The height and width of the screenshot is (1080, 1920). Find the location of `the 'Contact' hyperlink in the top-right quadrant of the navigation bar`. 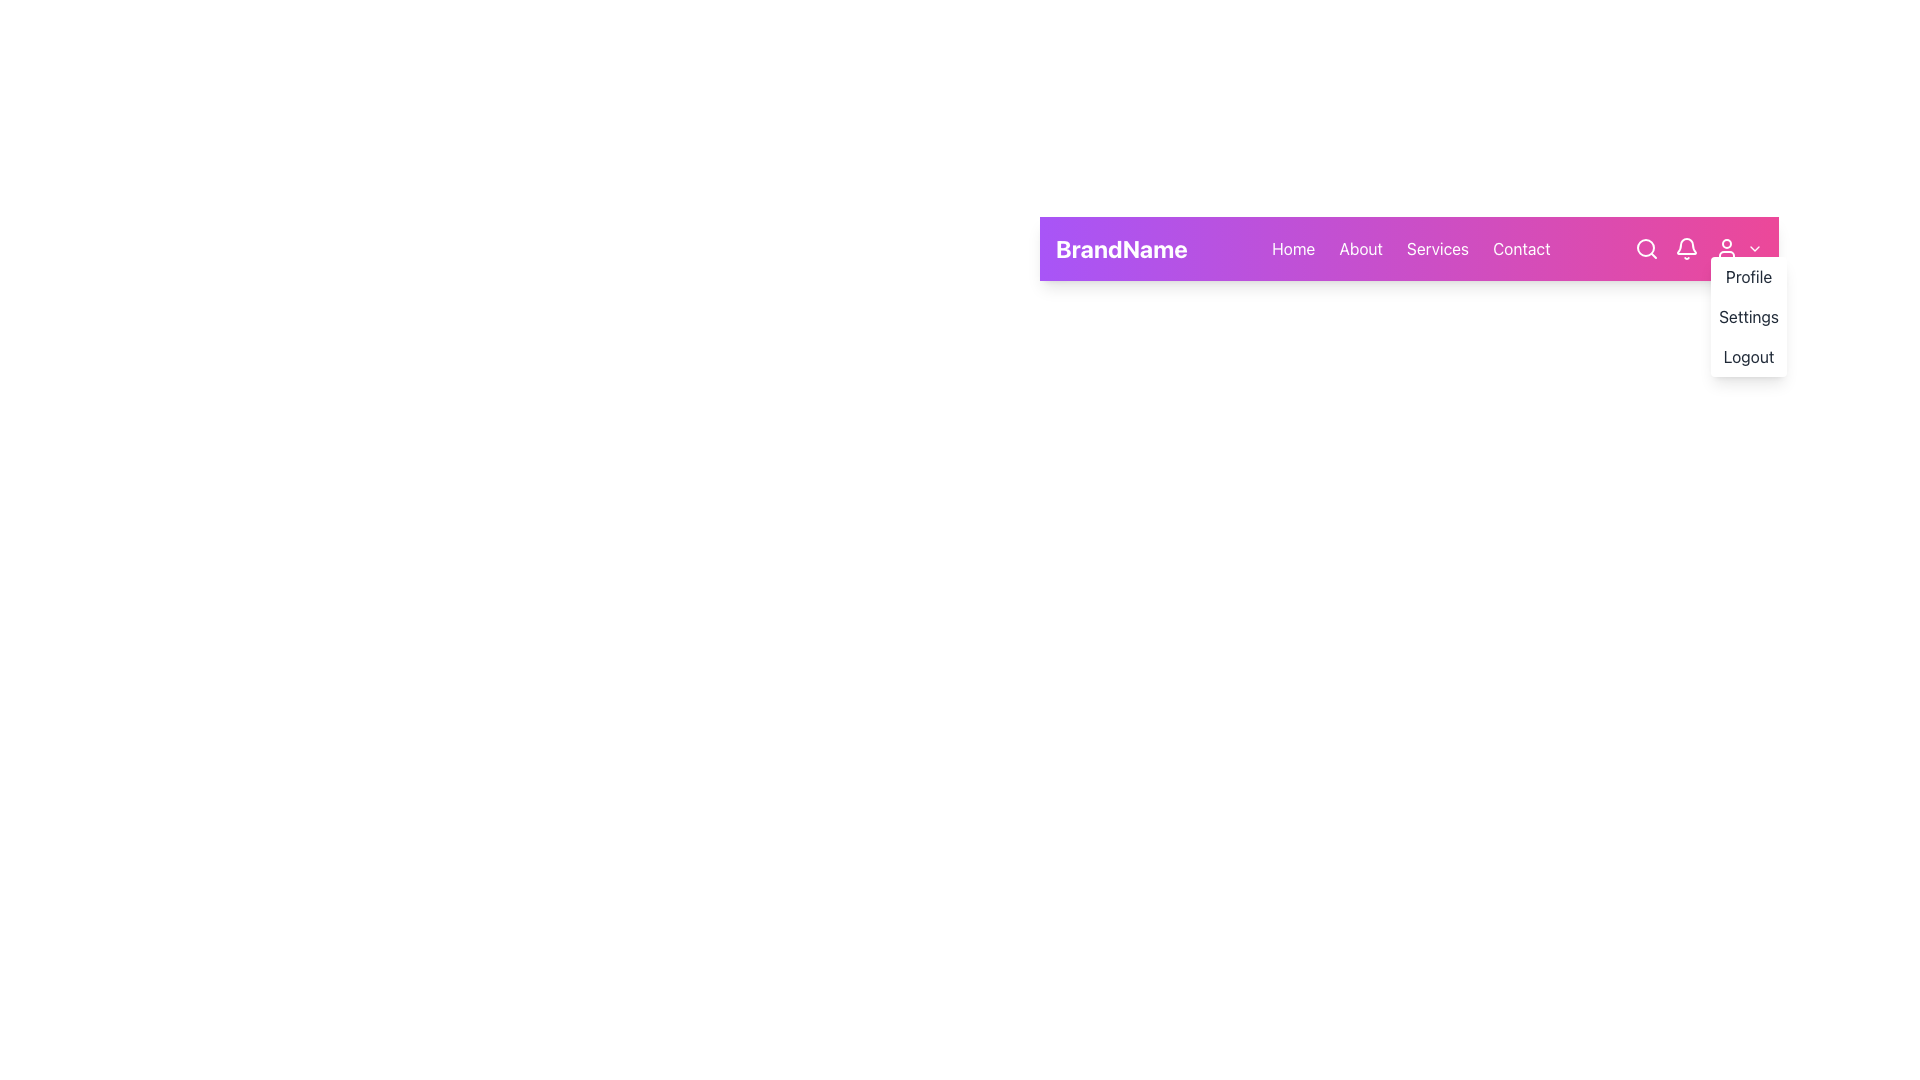

the 'Contact' hyperlink in the top-right quadrant of the navigation bar is located at coordinates (1520, 248).